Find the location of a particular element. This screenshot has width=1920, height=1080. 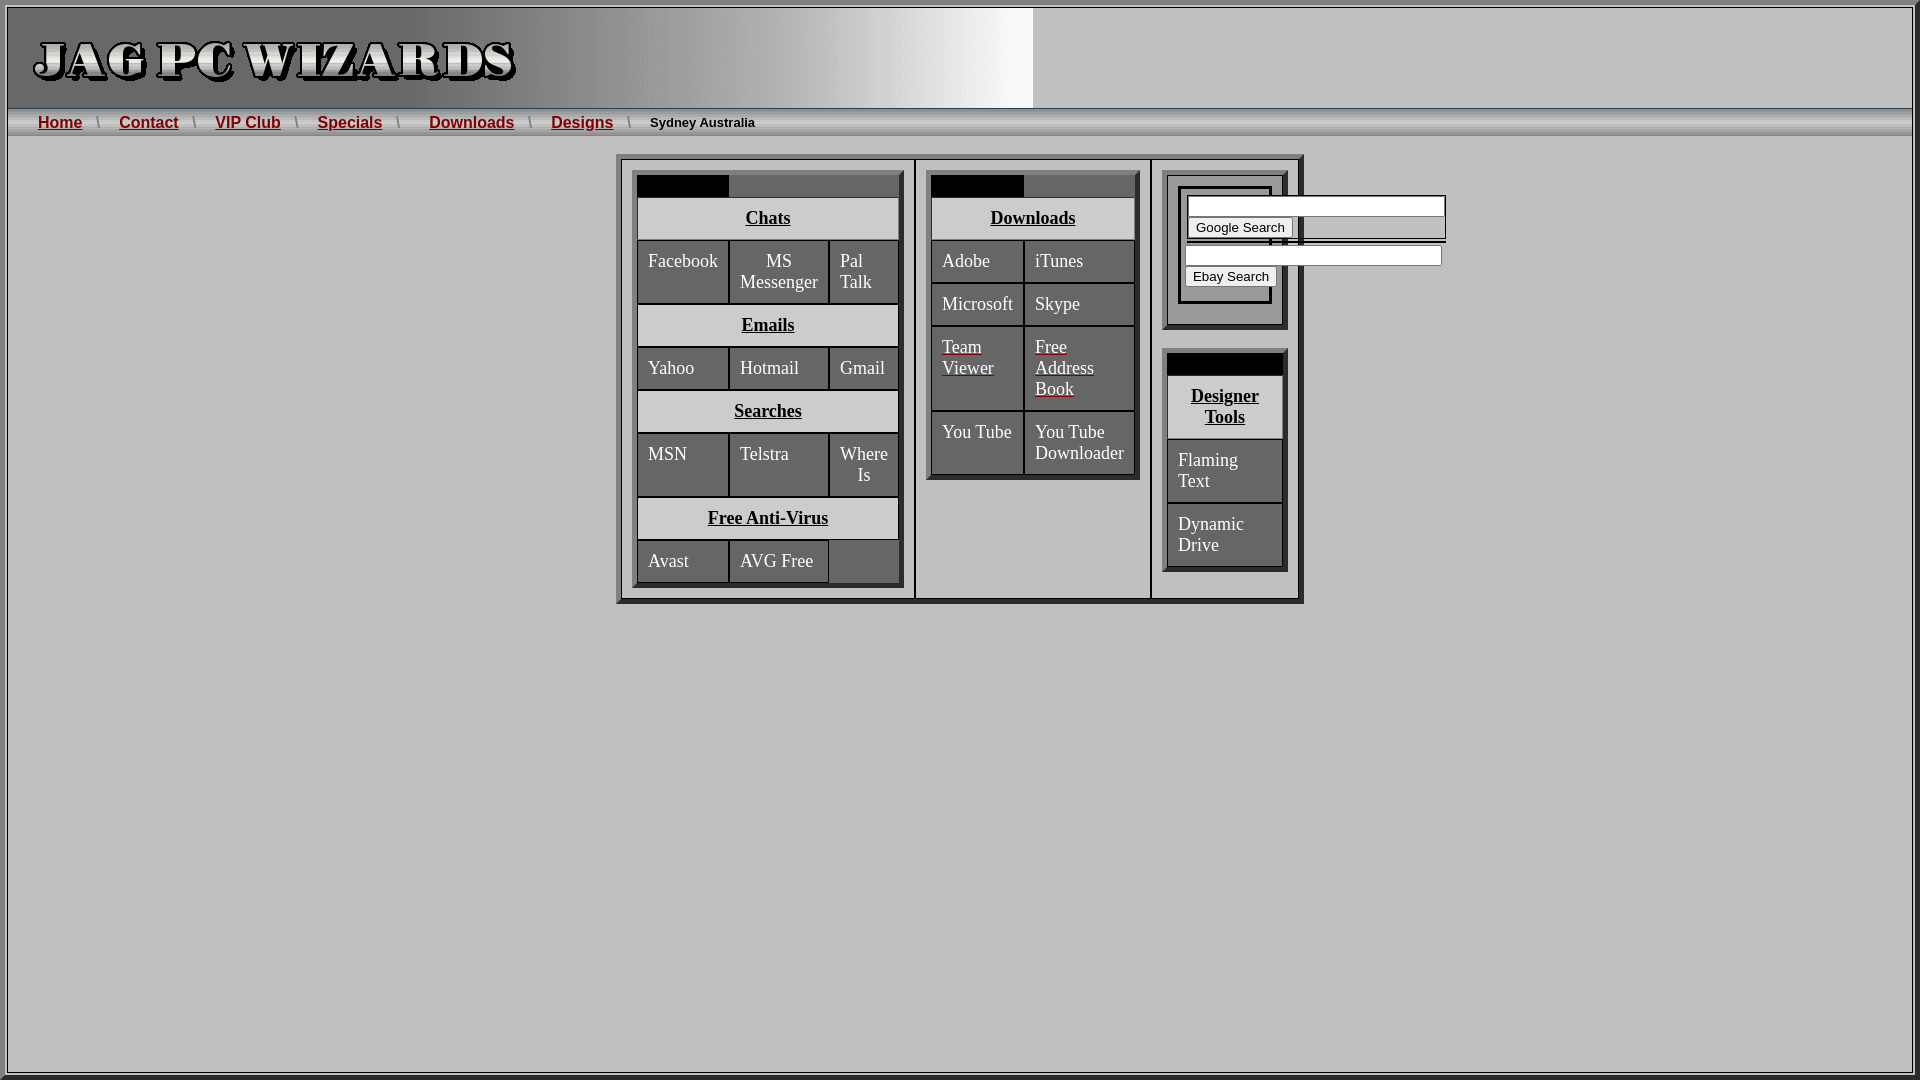

'Team Viewer' is located at coordinates (968, 357).